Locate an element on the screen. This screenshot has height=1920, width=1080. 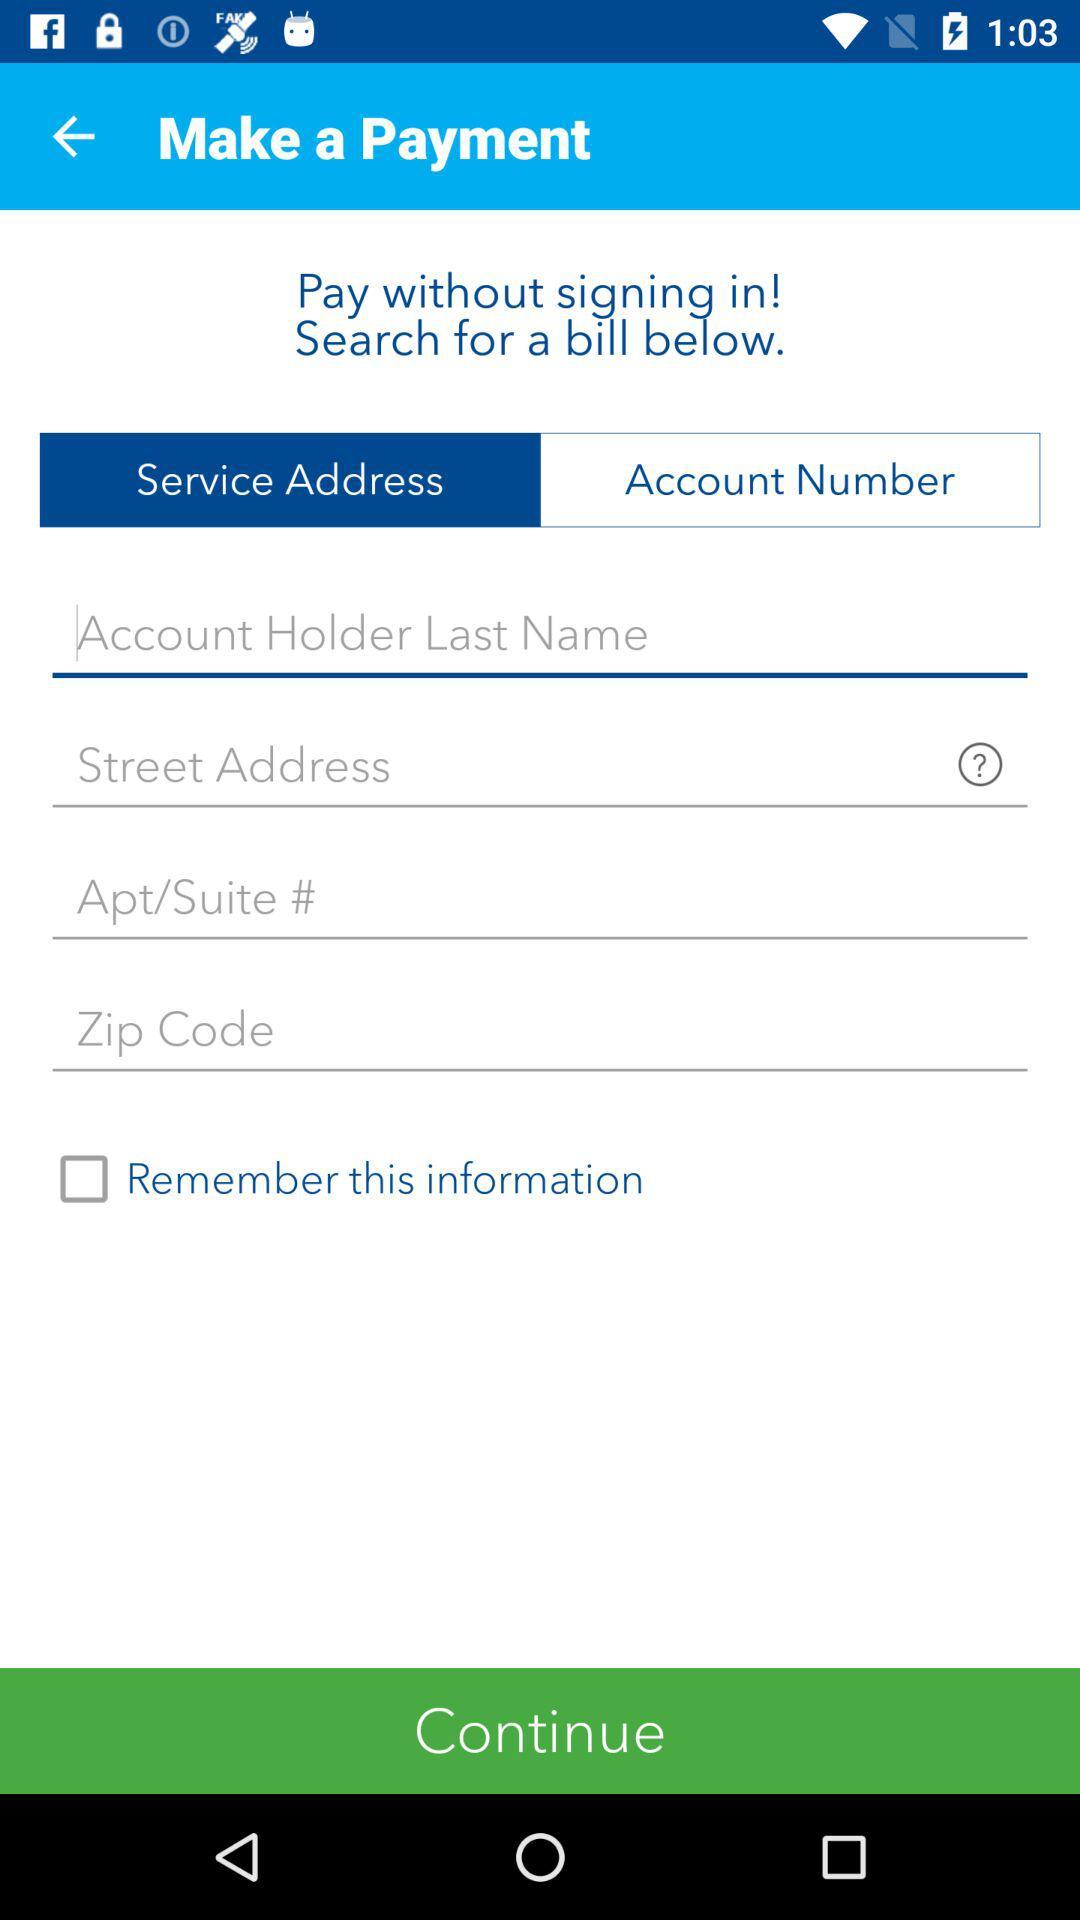
icon next to the account number icon is located at coordinates (289, 480).